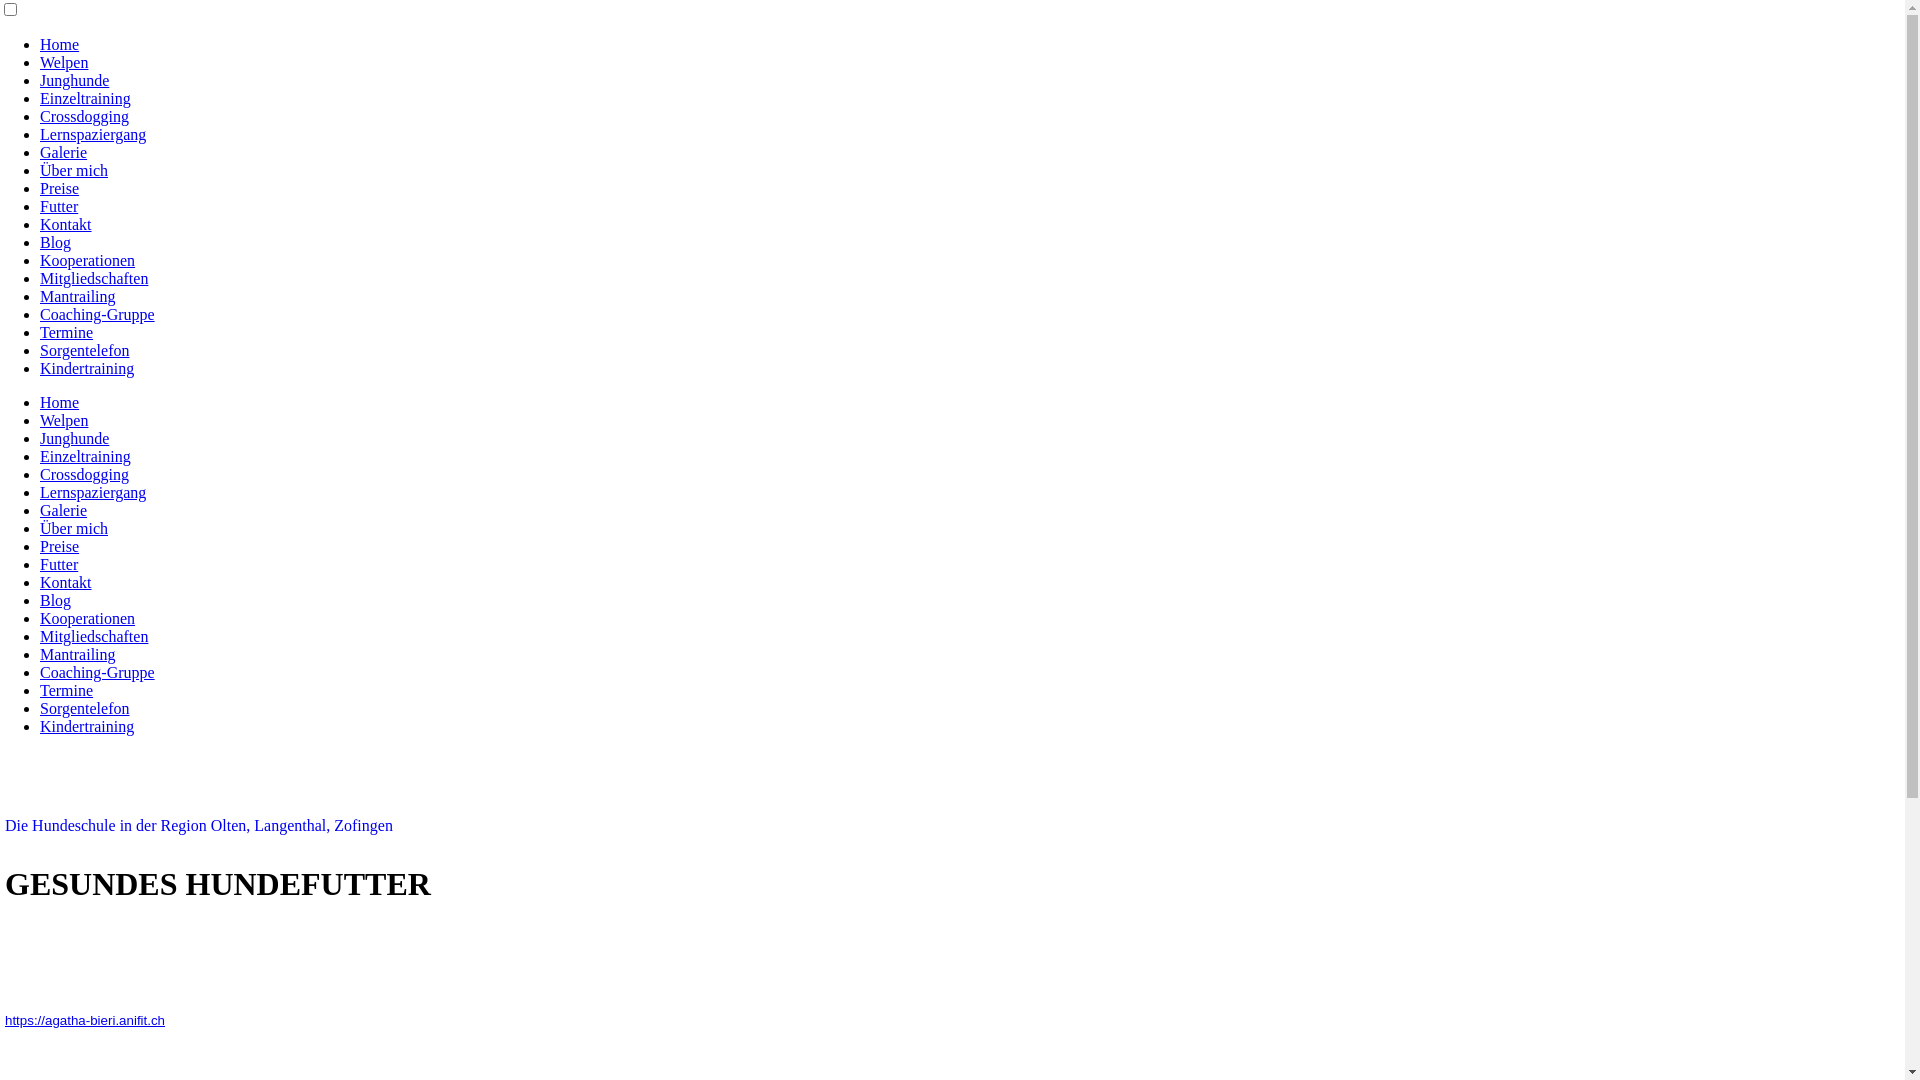  I want to click on 'Einzeltraining', so click(39, 98).